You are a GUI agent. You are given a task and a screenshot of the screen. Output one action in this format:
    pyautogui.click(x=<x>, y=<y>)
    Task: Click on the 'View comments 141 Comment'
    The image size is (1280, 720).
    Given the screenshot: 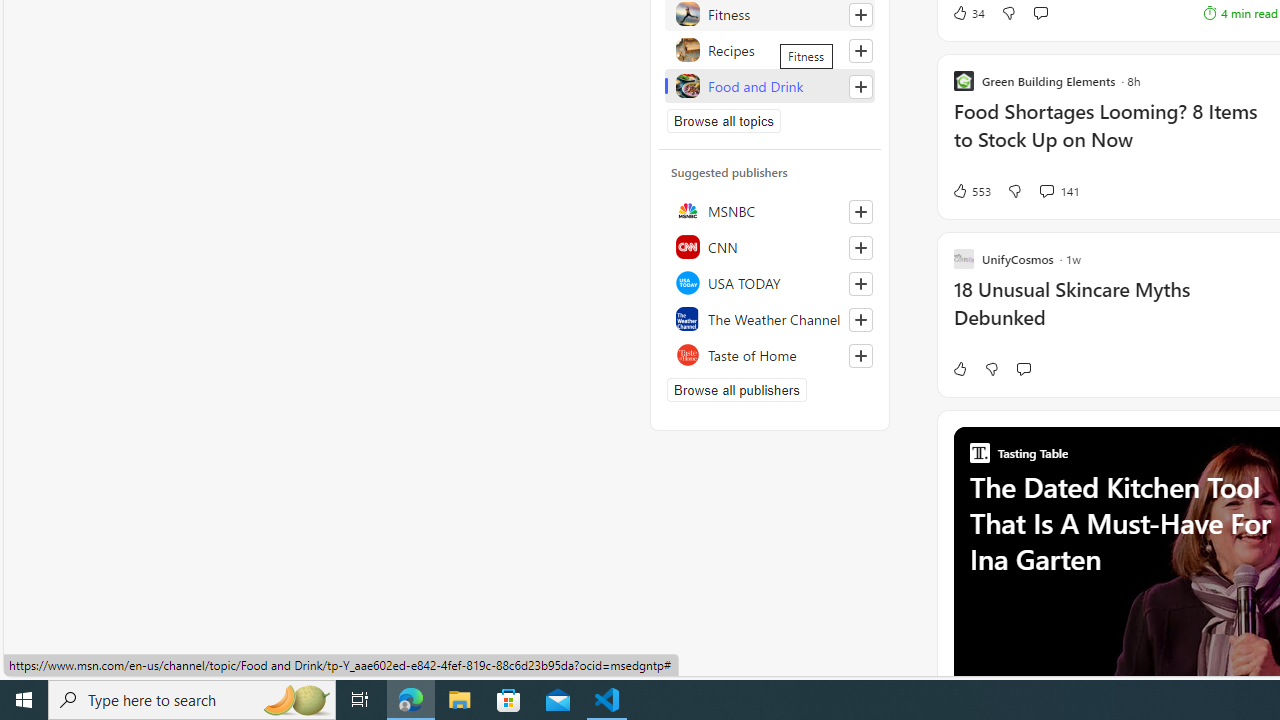 What is the action you would take?
    pyautogui.click(x=1045, y=190)
    